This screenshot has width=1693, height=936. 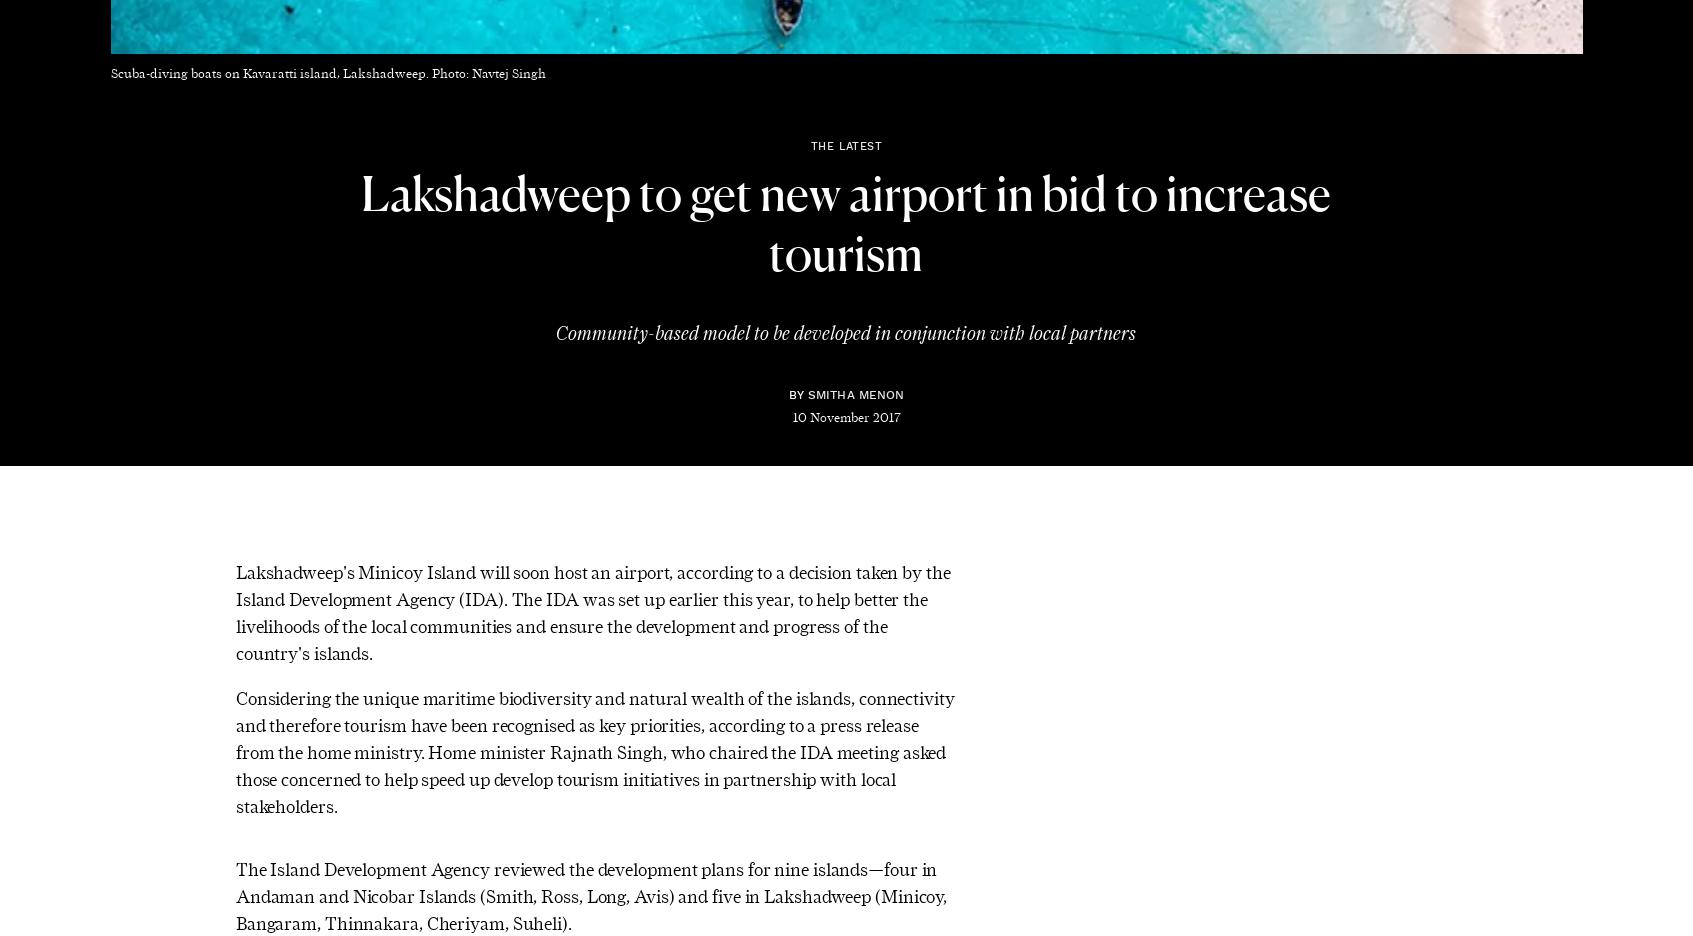 I want to click on 'The Latest', so click(x=845, y=145).